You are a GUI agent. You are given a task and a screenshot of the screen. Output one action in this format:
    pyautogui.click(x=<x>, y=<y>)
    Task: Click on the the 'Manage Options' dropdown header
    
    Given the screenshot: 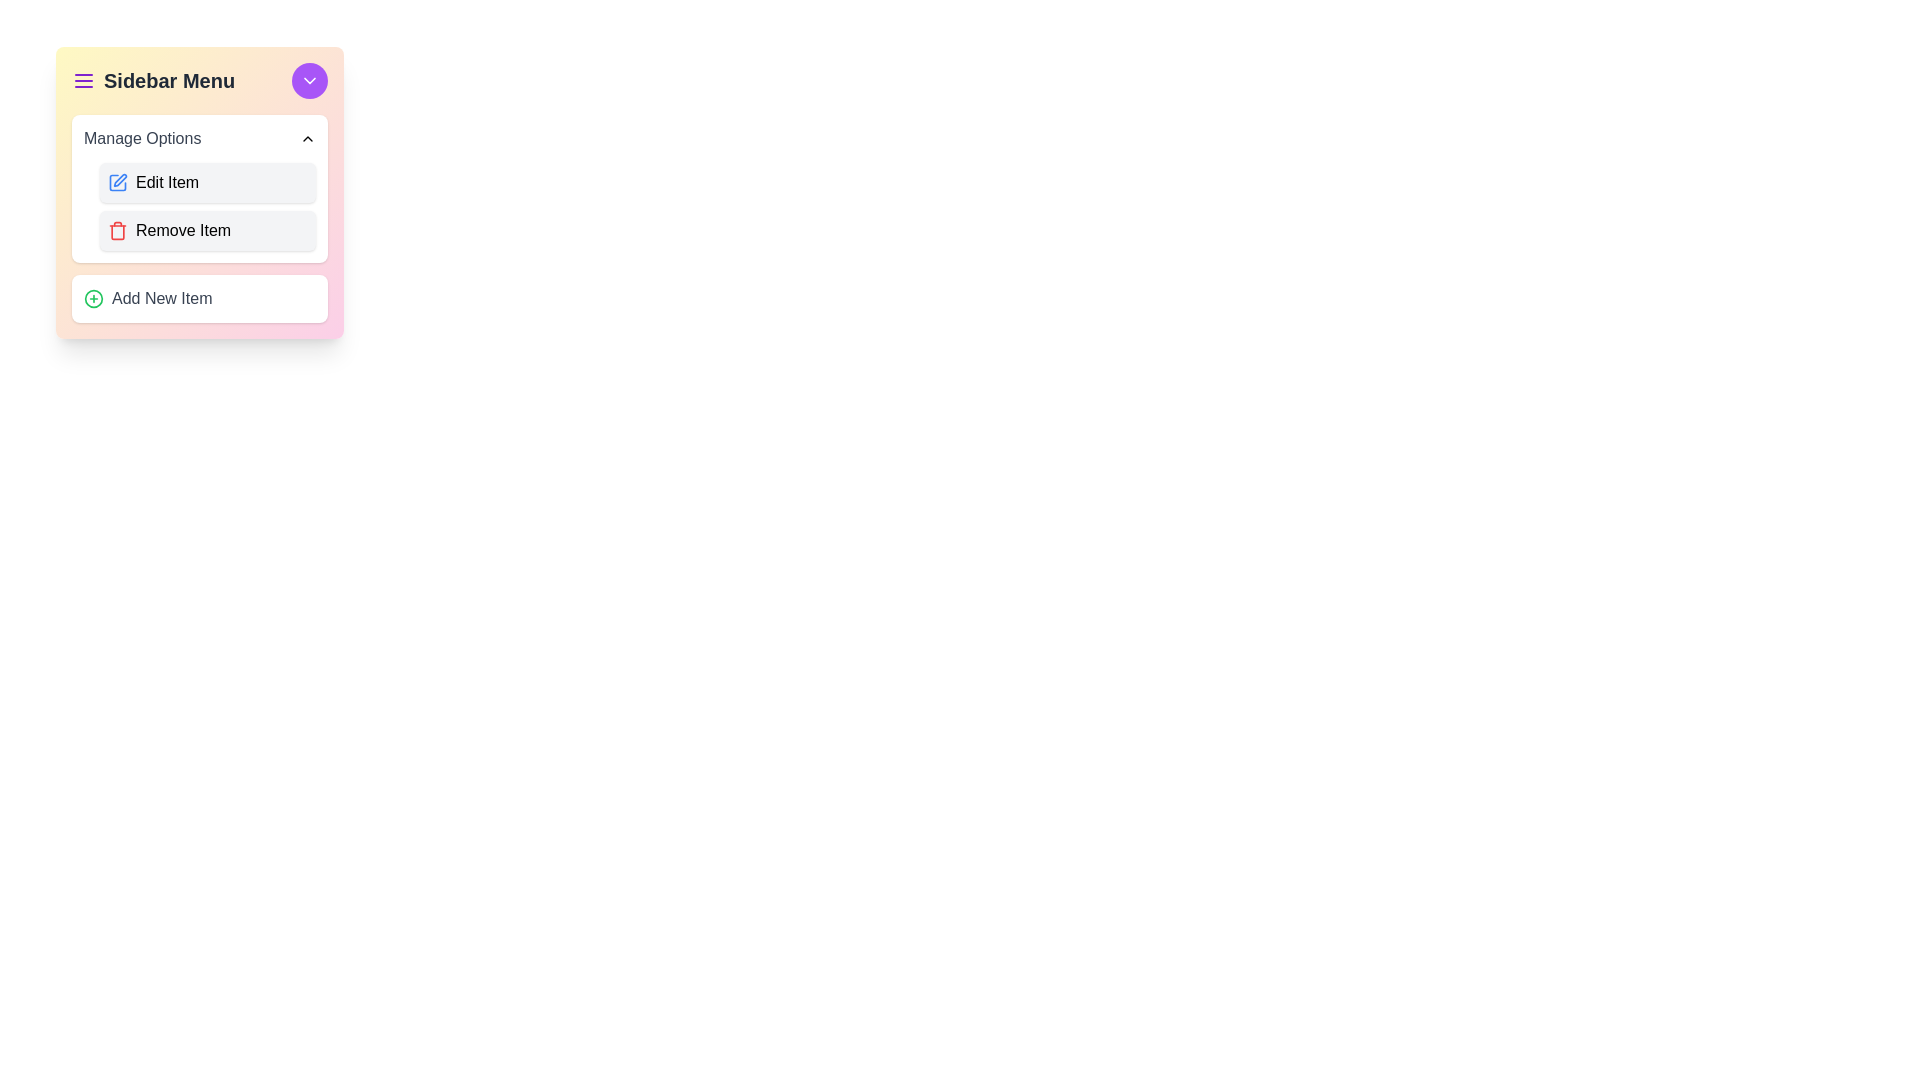 What is the action you would take?
    pyautogui.click(x=200, y=137)
    